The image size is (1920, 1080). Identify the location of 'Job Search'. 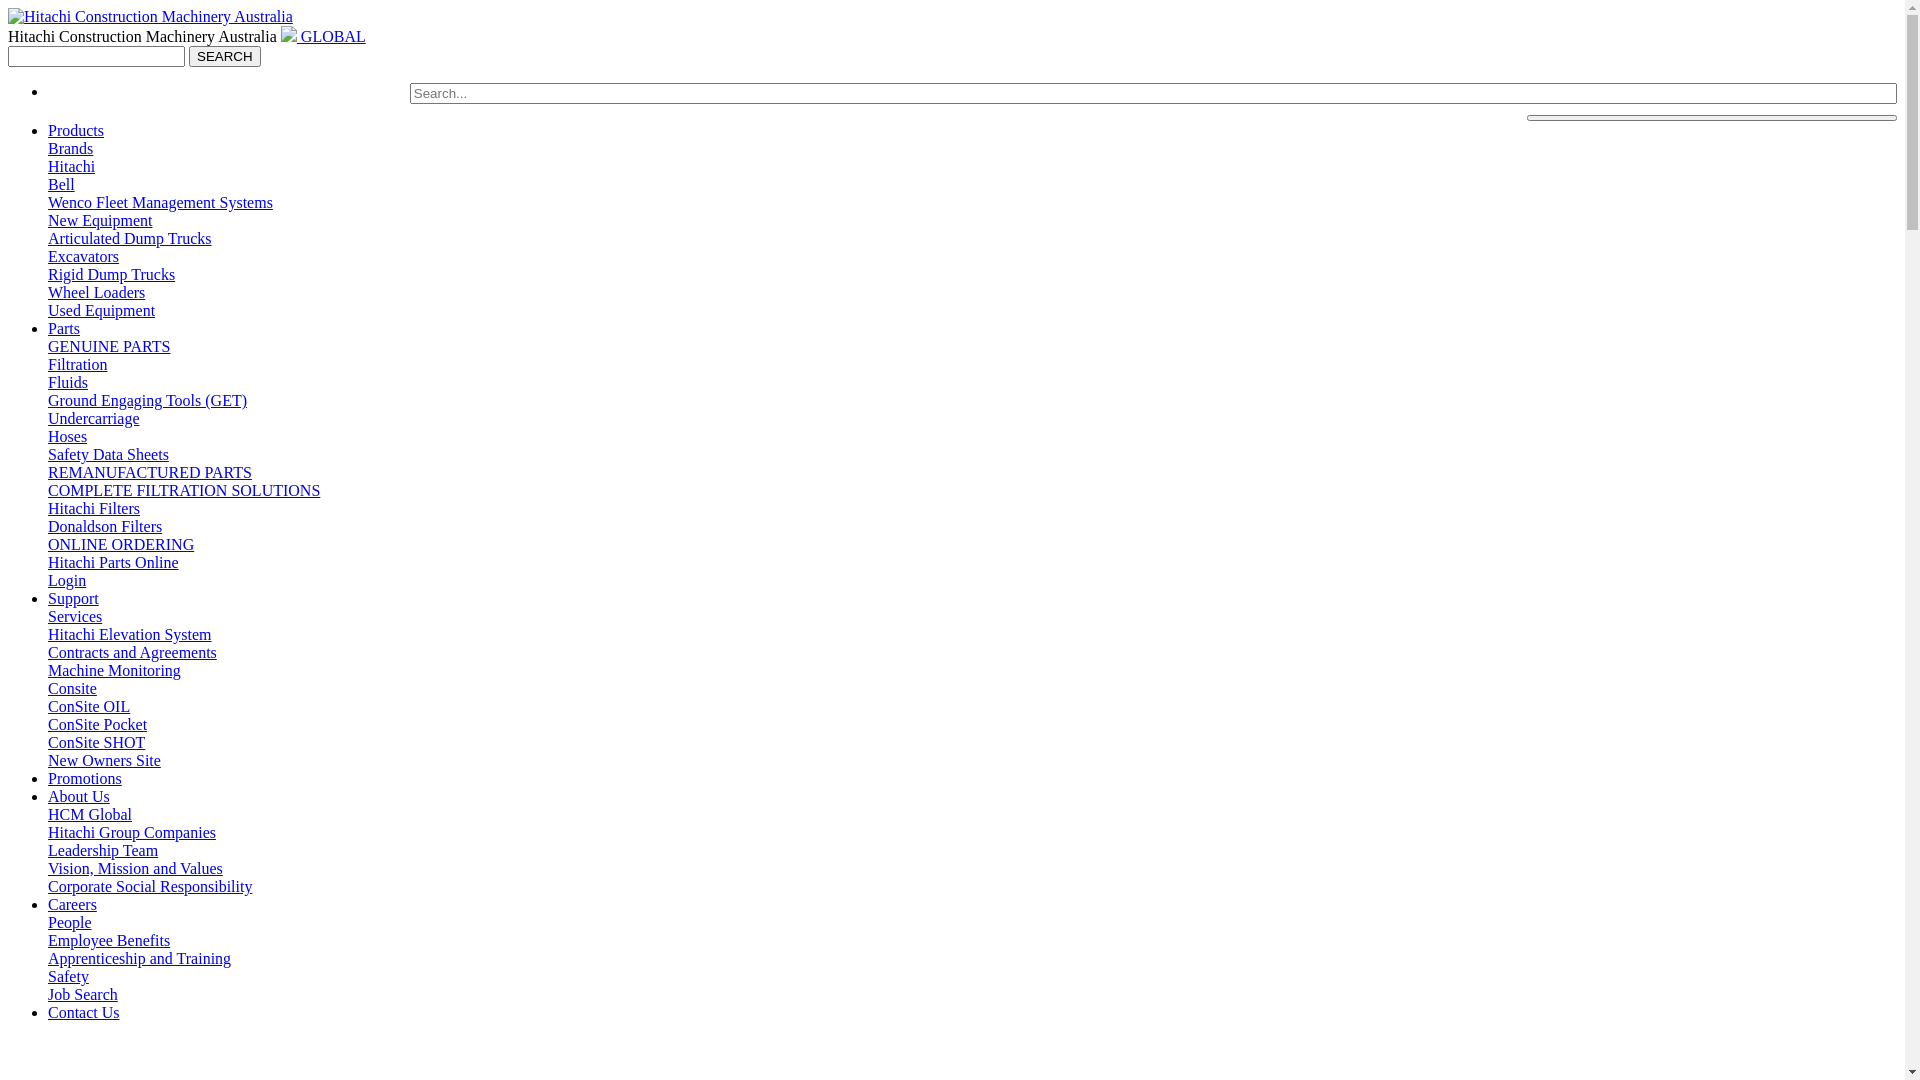
(81, 994).